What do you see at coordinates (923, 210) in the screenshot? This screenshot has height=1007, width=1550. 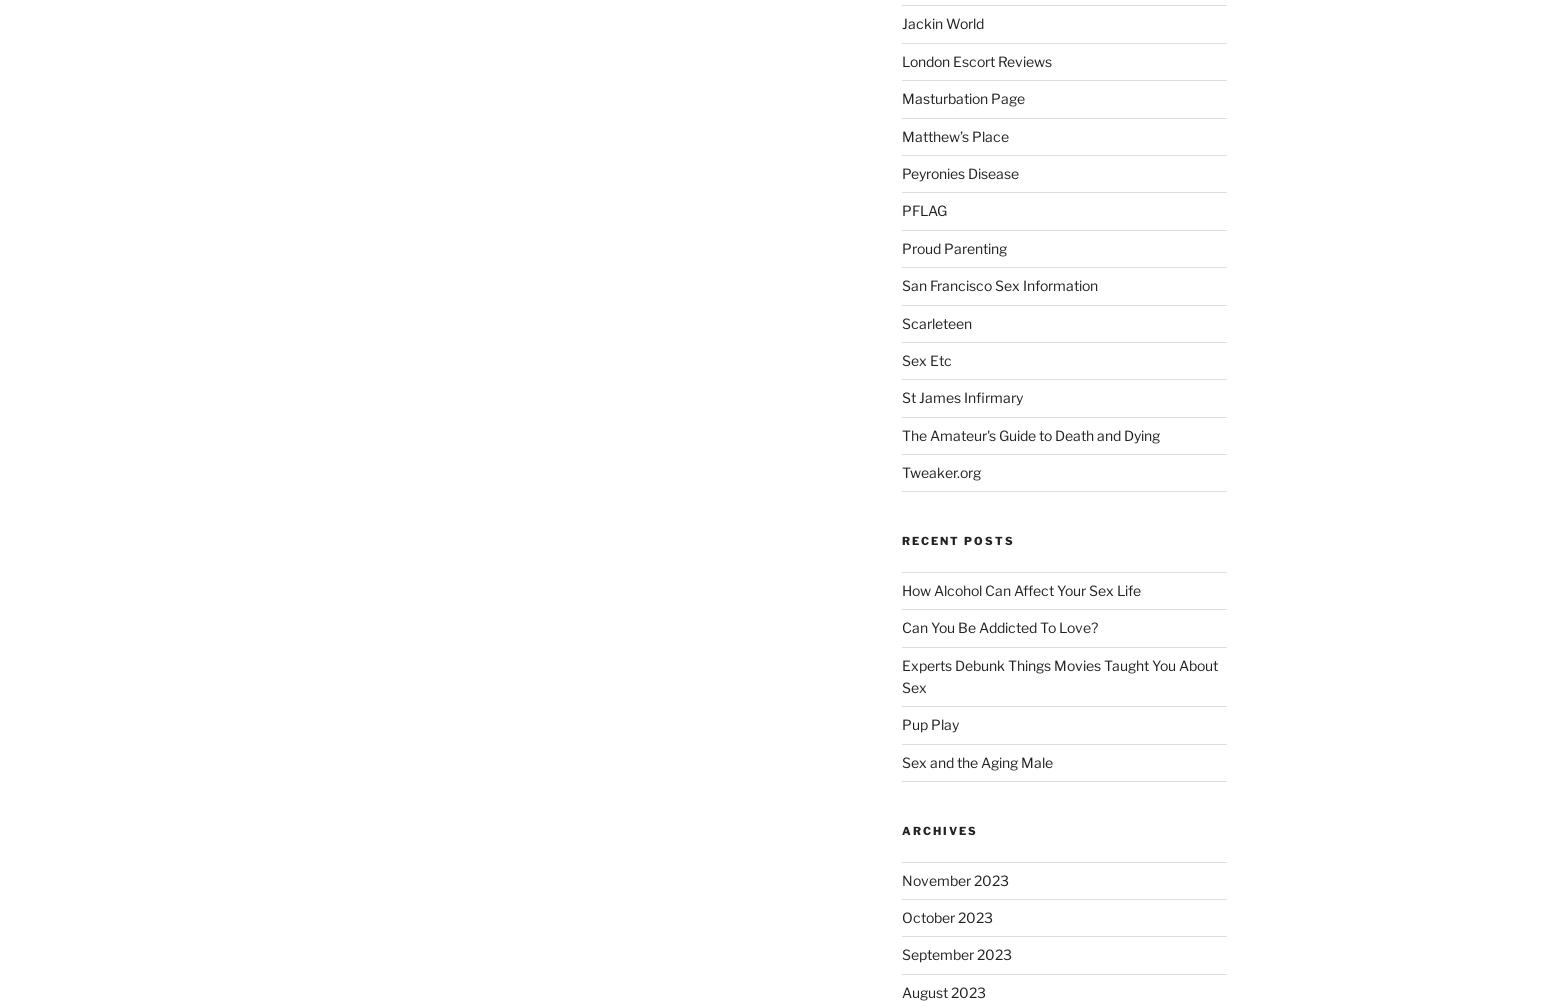 I see `'PFLAG'` at bounding box center [923, 210].